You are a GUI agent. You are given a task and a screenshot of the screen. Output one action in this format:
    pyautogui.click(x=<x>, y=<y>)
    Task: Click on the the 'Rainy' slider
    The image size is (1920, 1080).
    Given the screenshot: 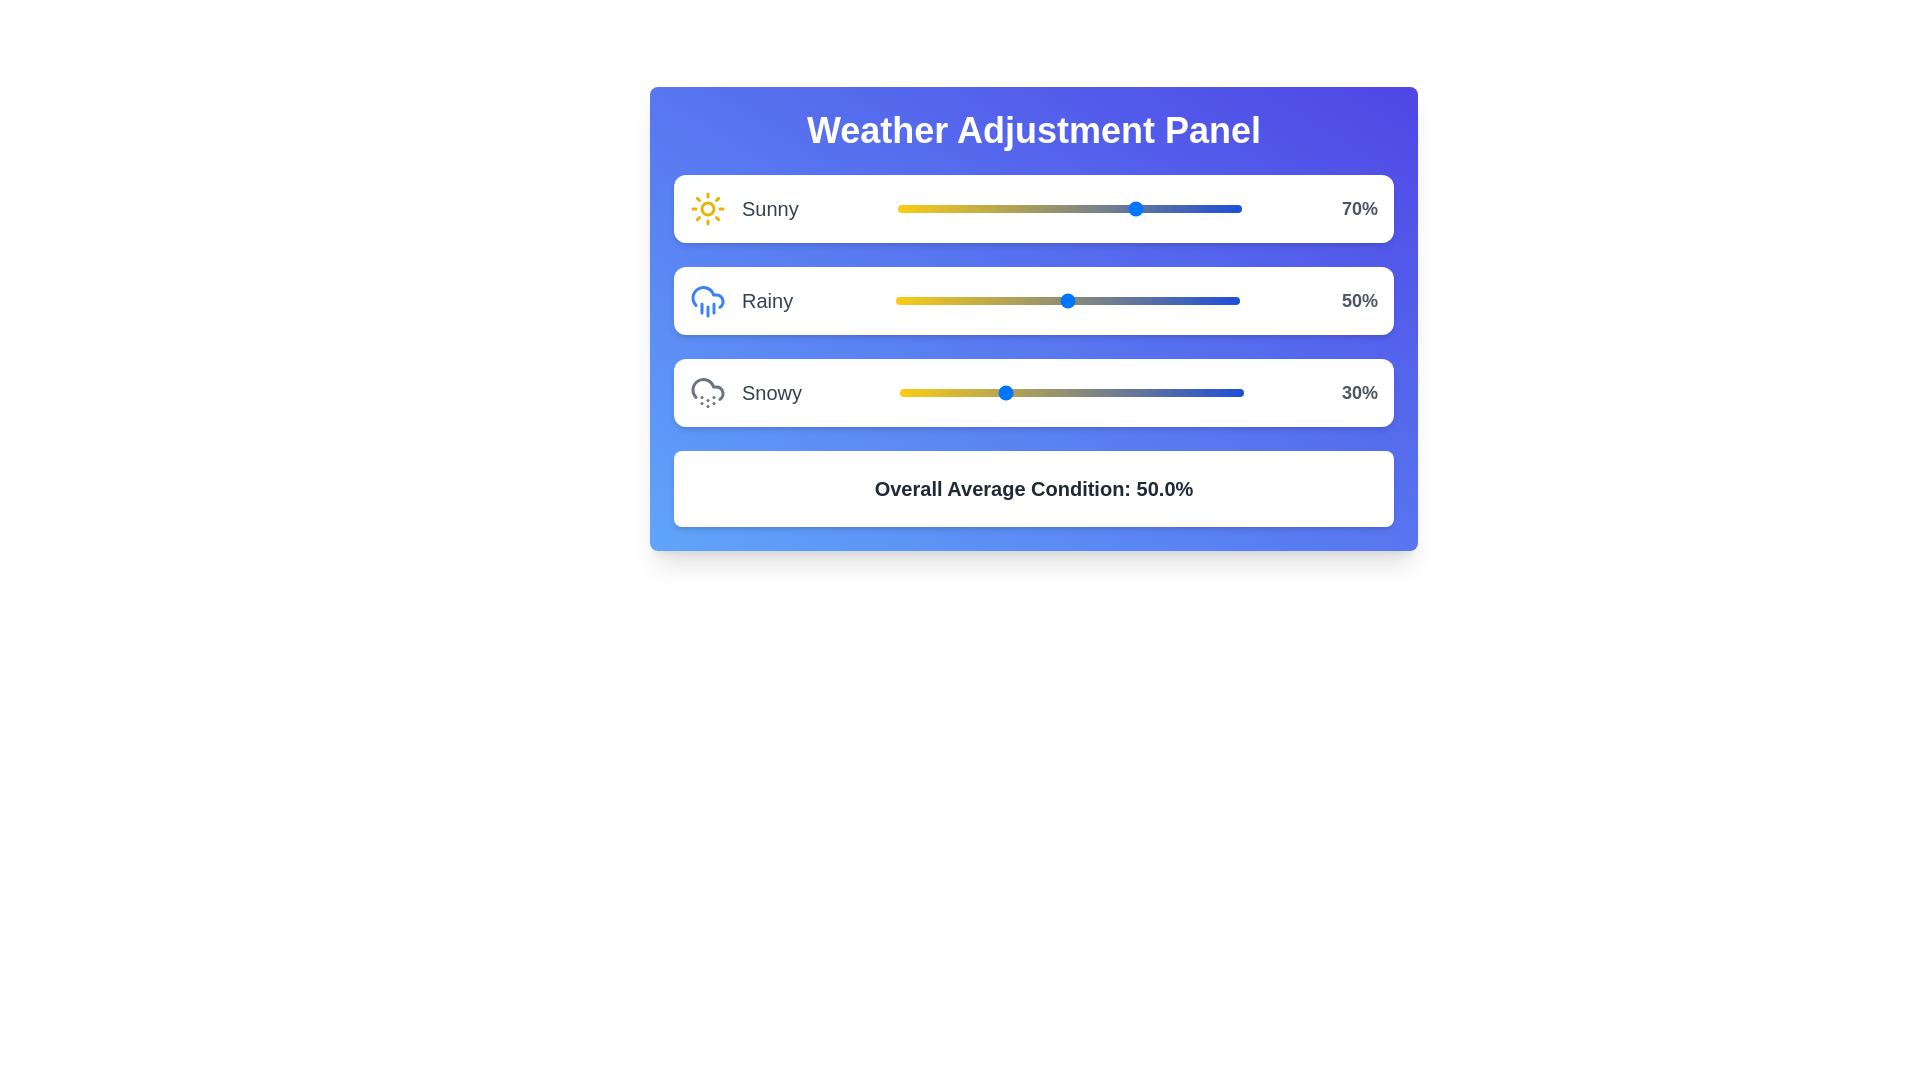 What is the action you would take?
    pyautogui.click(x=1200, y=300)
    